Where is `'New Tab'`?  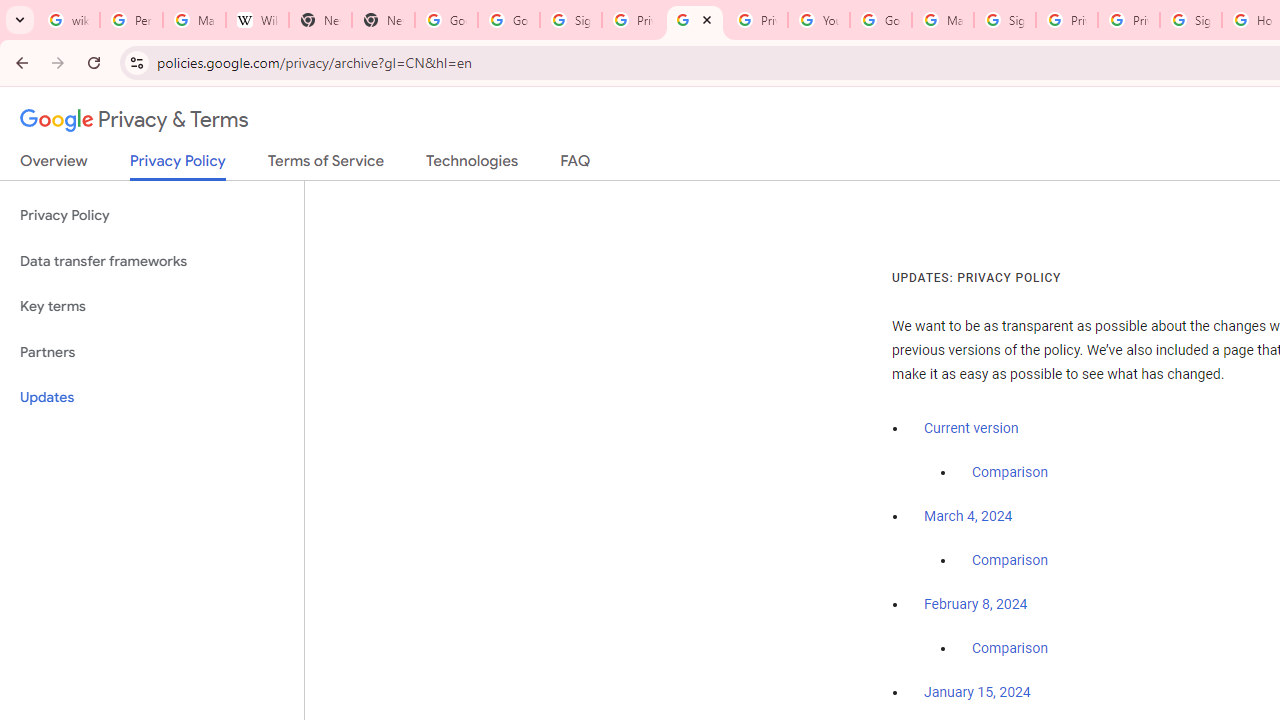 'New Tab' is located at coordinates (320, 20).